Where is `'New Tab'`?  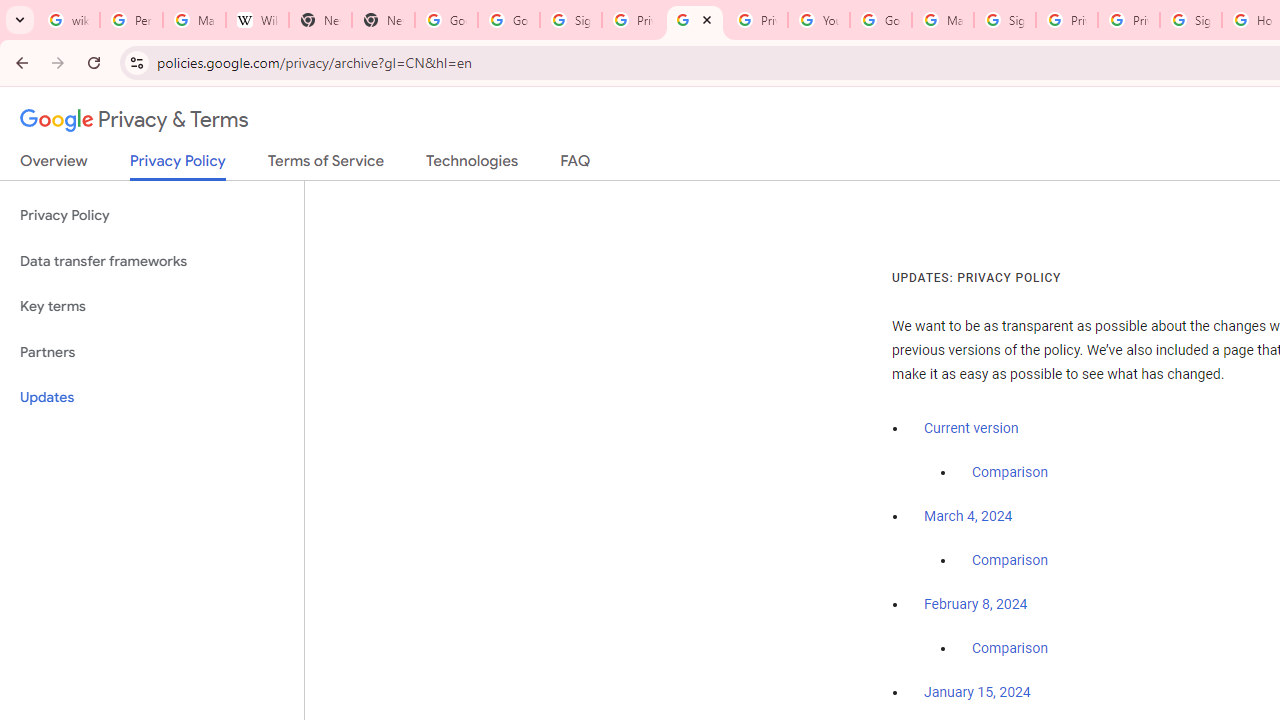 'New Tab' is located at coordinates (320, 20).